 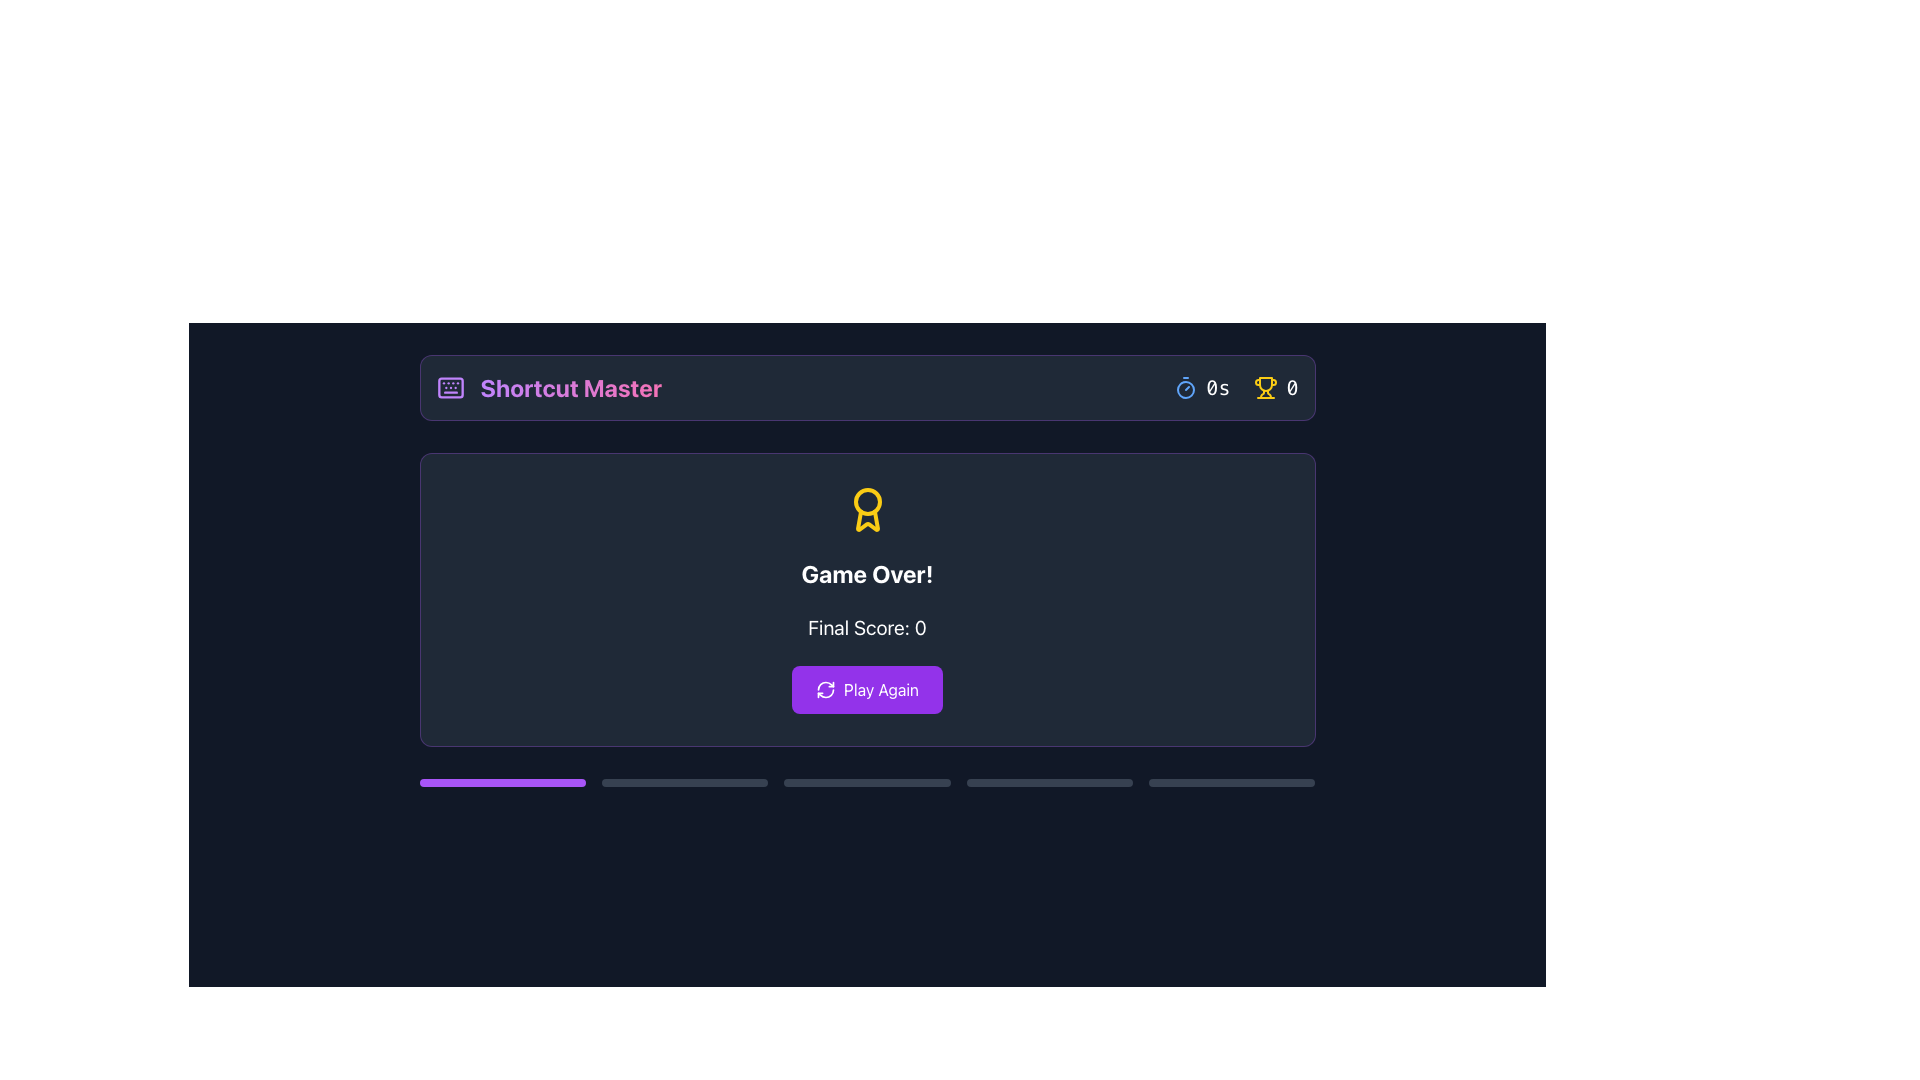 I want to click on the 'Play Again' button located below the 'Final Score: 0' text for keyboard interaction, so click(x=867, y=689).